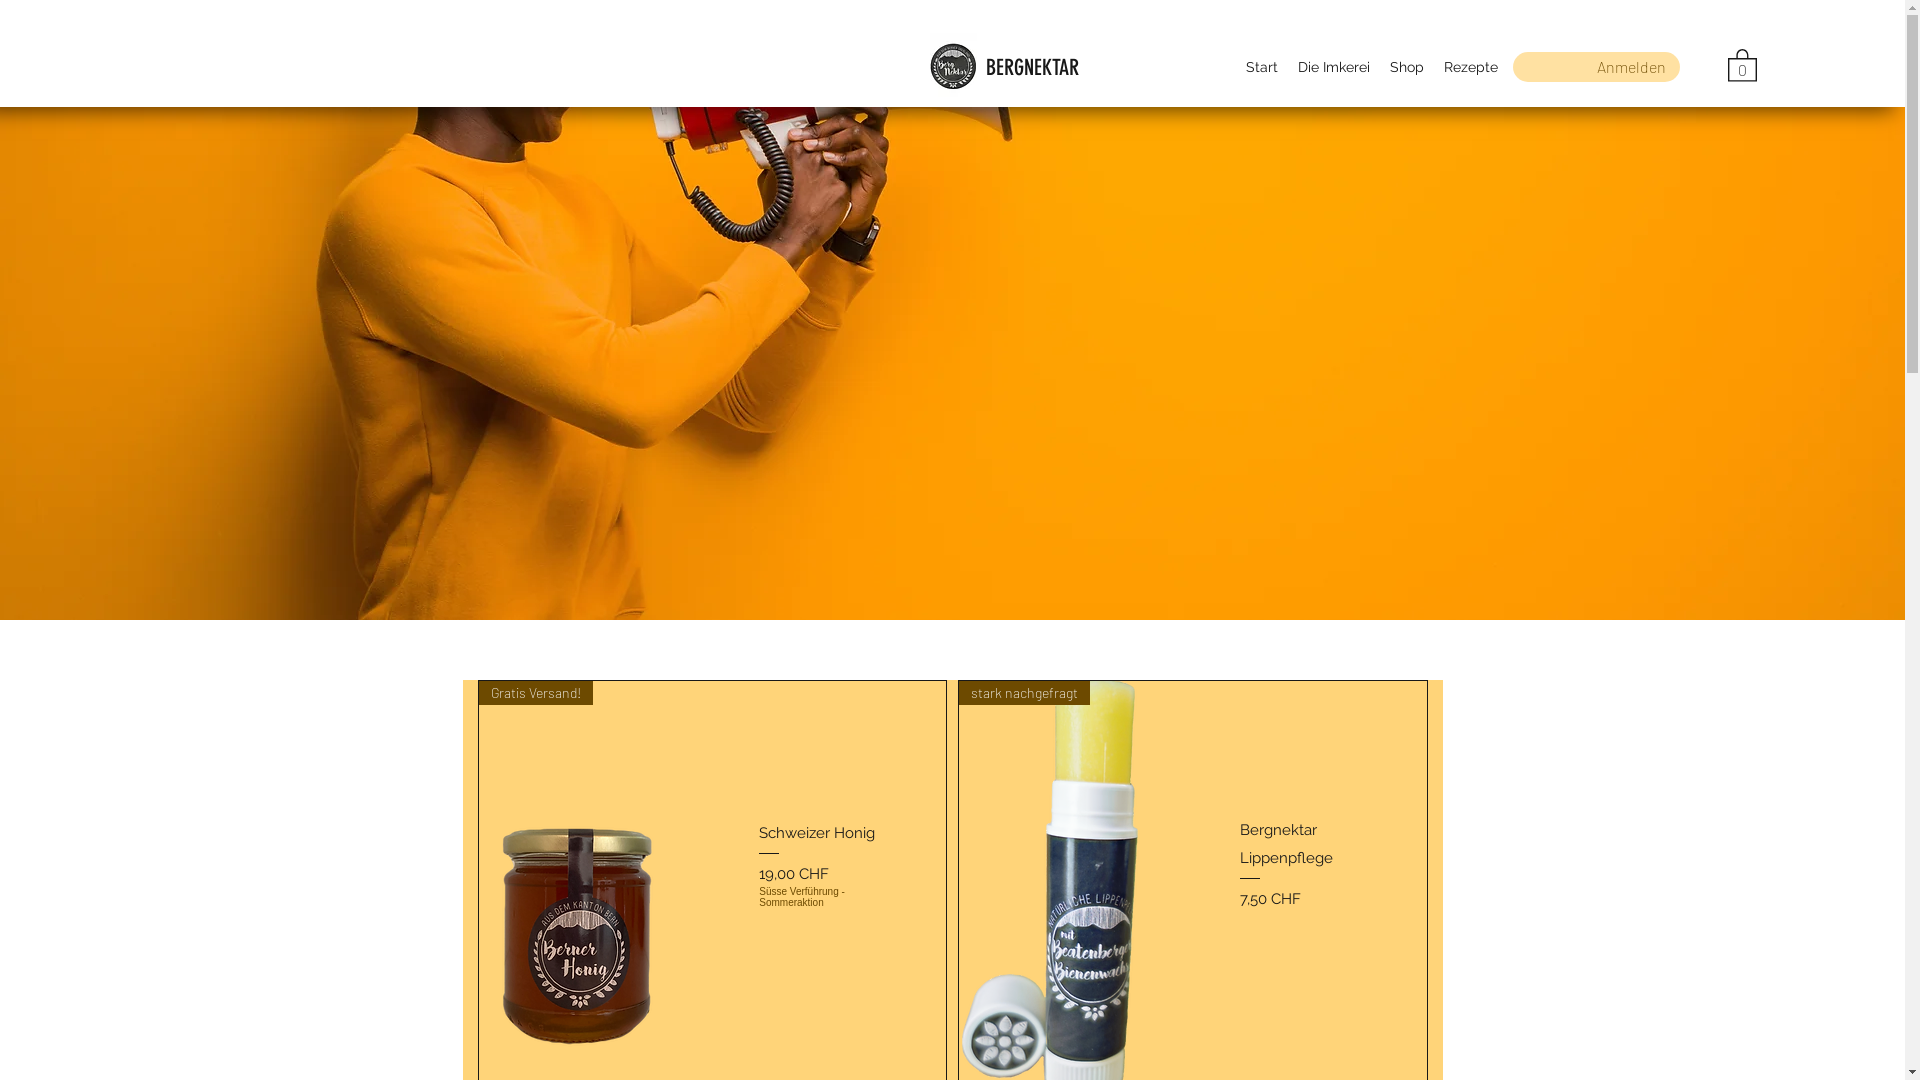 The image size is (1920, 1080). What do you see at coordinates (1261, 65) in the screenshot?
I see `'Start'` at bounding box center [1261, 65].